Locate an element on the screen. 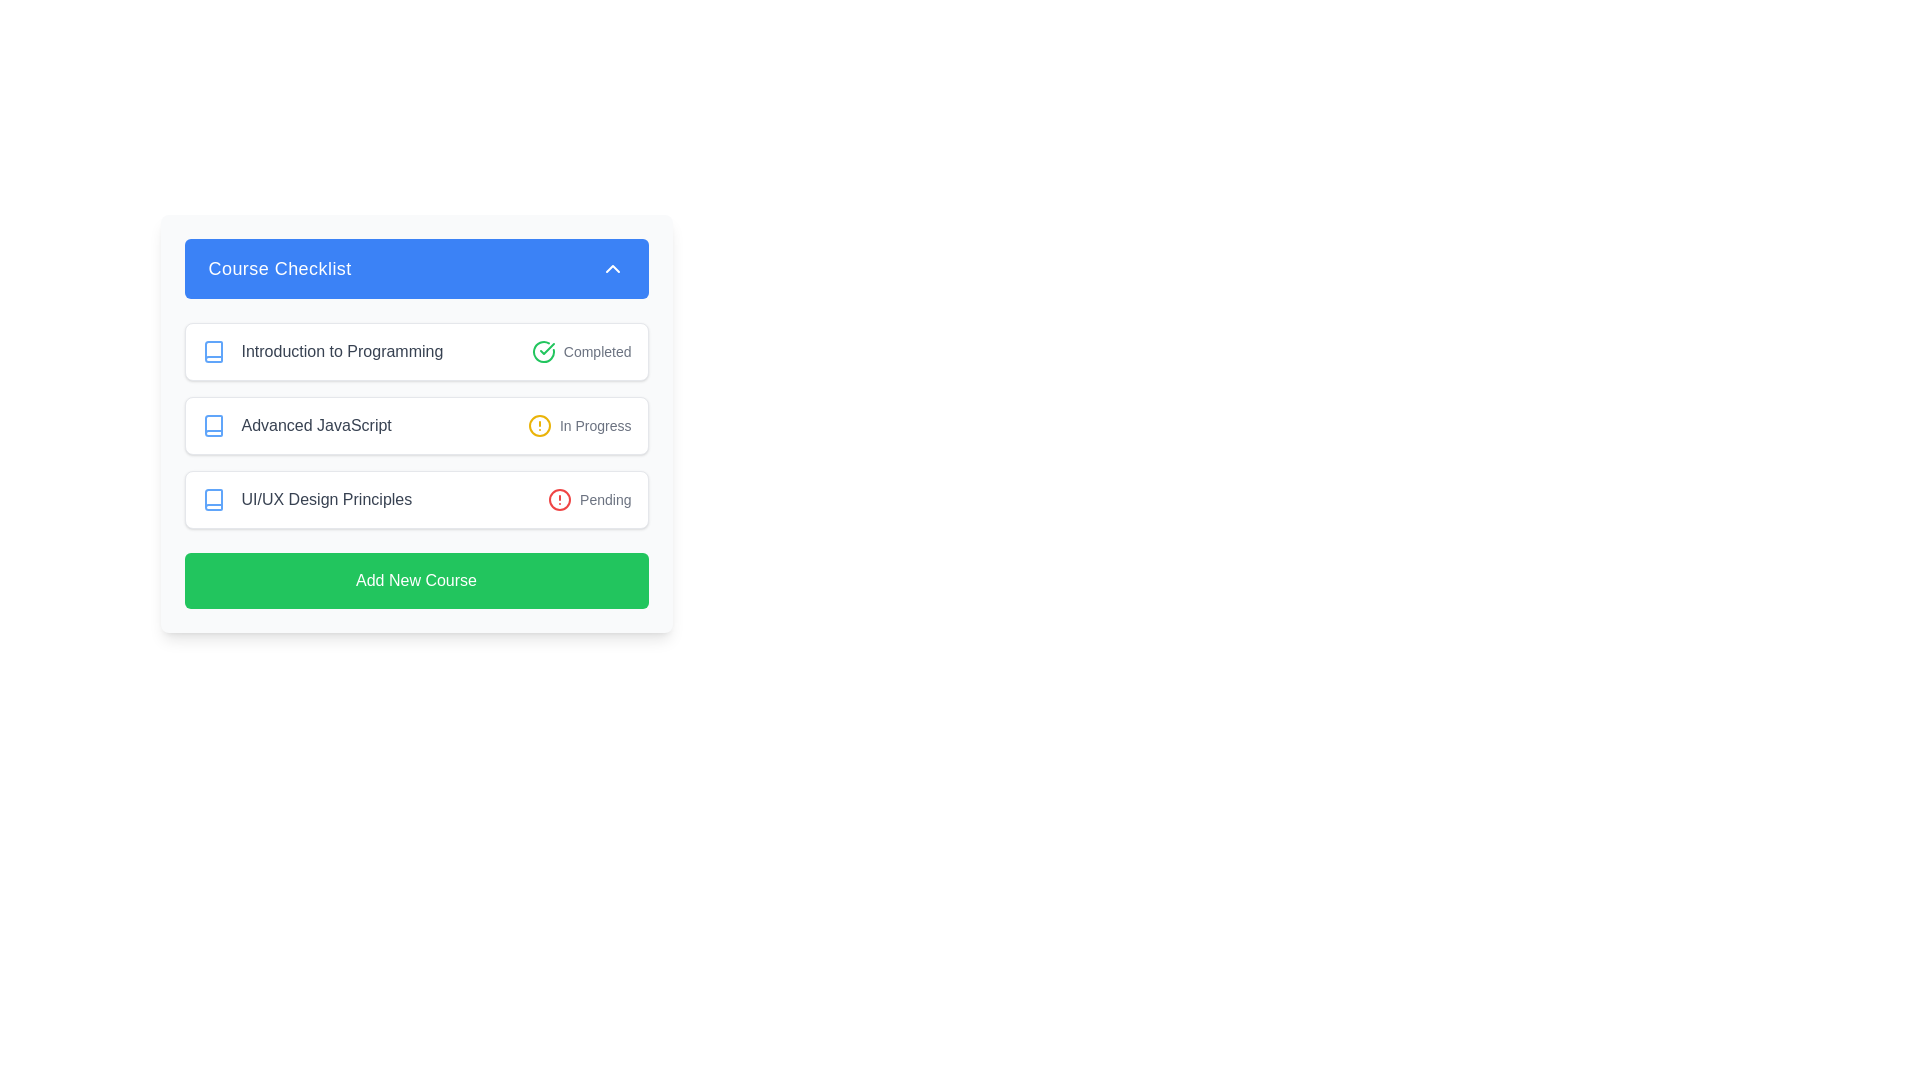 This screenshot has height=1080, width=1920. the status information associated with the completion icon for the course 'Introduction to Programming', located in the right section of the first row is located at coordinates (580, 350).